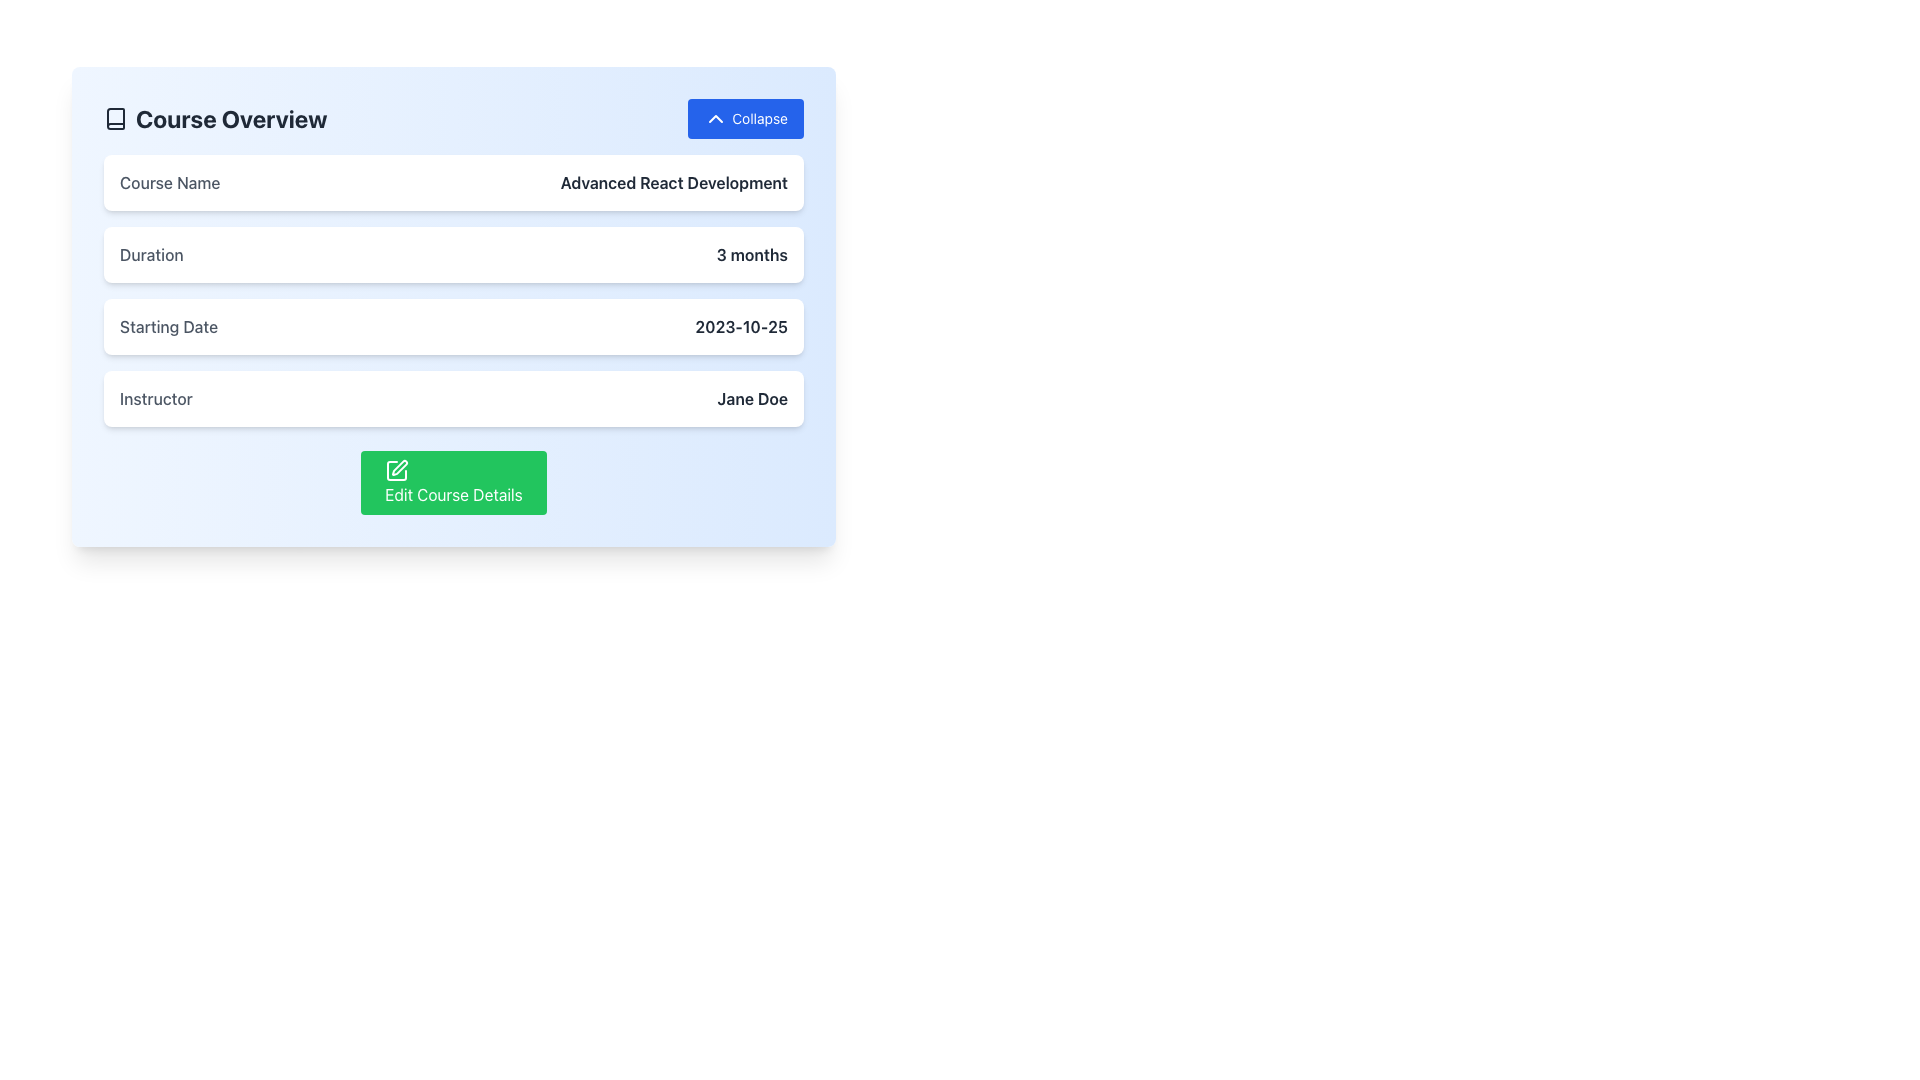 This screenshot has width=1920, height=1080. What do you see at coordinates (716, 119) in the screenshot?
I see `the upward-pointing chevron-shaped arrow icon located to the left of the 'Collapse' text label in the blue button` at bounding box center [716, 119].